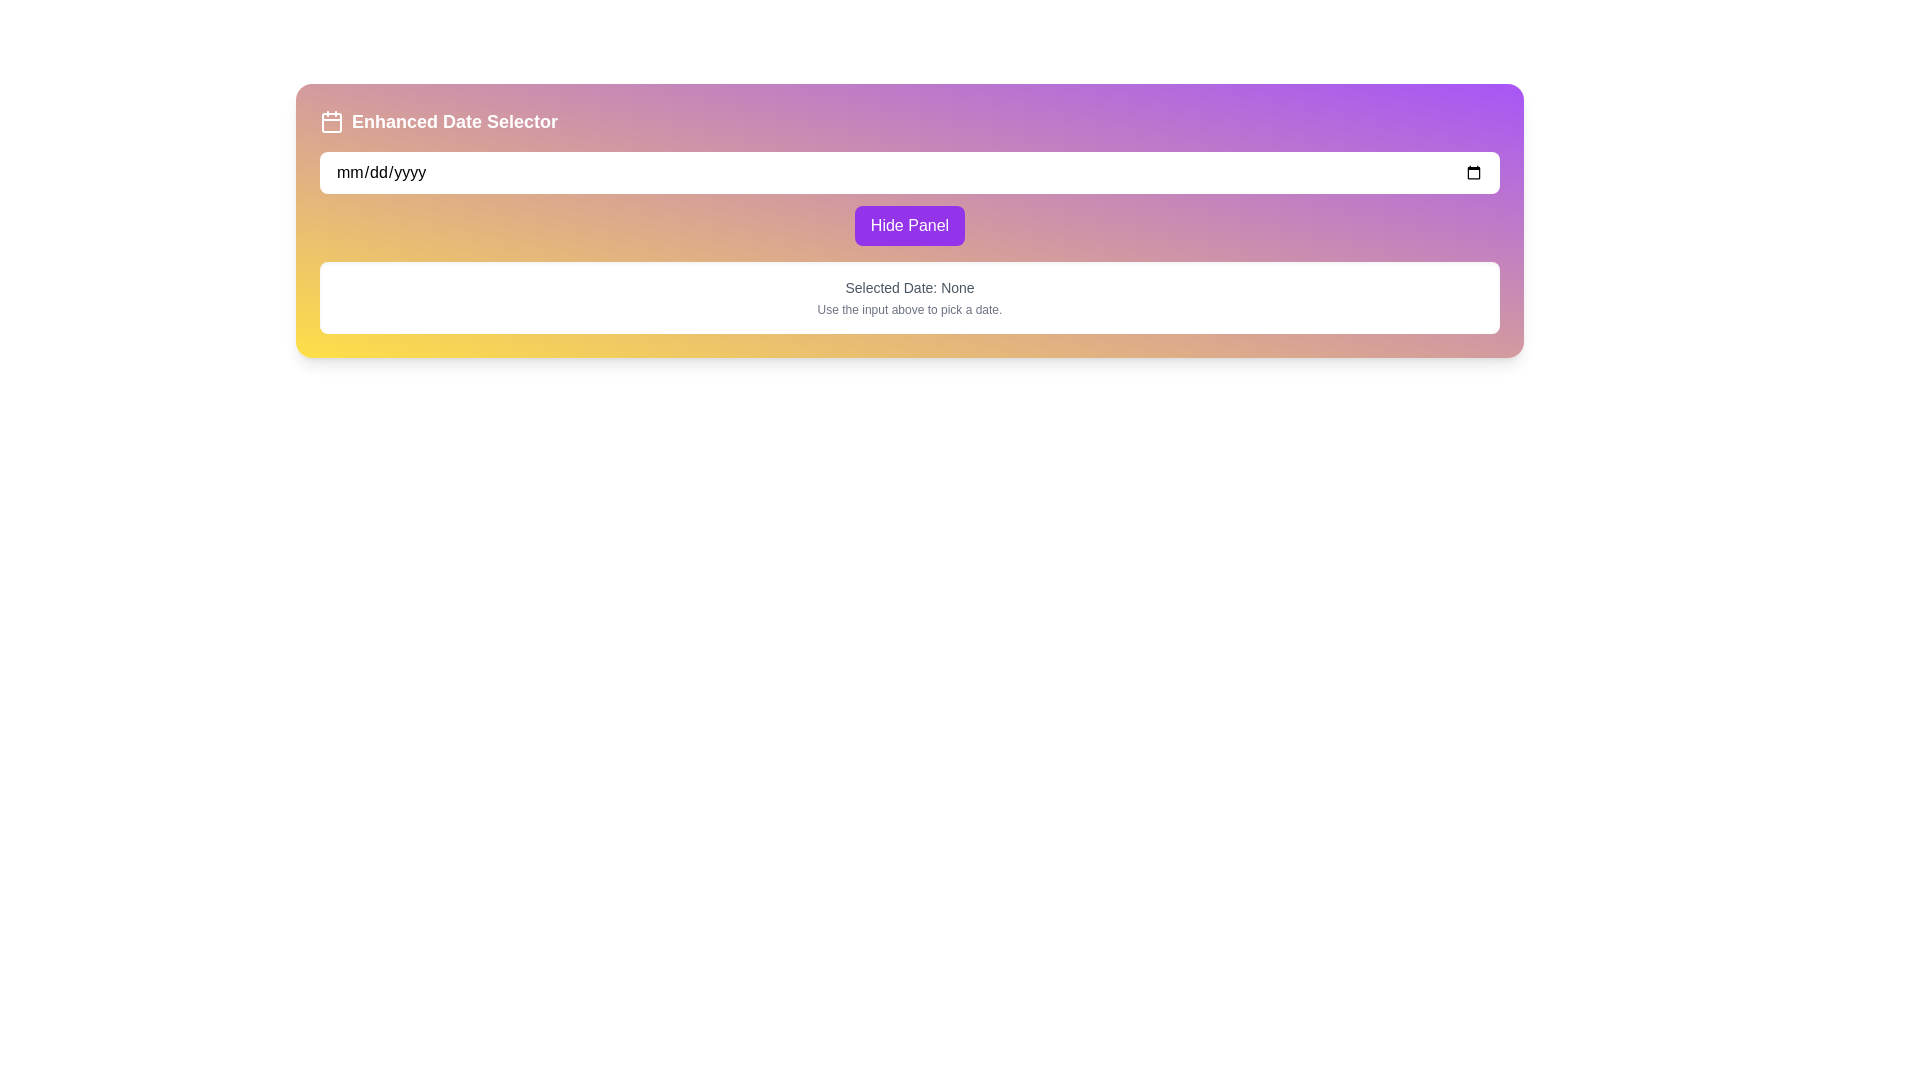  What do you see at coordinates (909, 172) in the screenshot?
I see `the Date Input Field located at the top-center of the 'Enhanced Date Selector' panel` at bounding box center [909, 172].